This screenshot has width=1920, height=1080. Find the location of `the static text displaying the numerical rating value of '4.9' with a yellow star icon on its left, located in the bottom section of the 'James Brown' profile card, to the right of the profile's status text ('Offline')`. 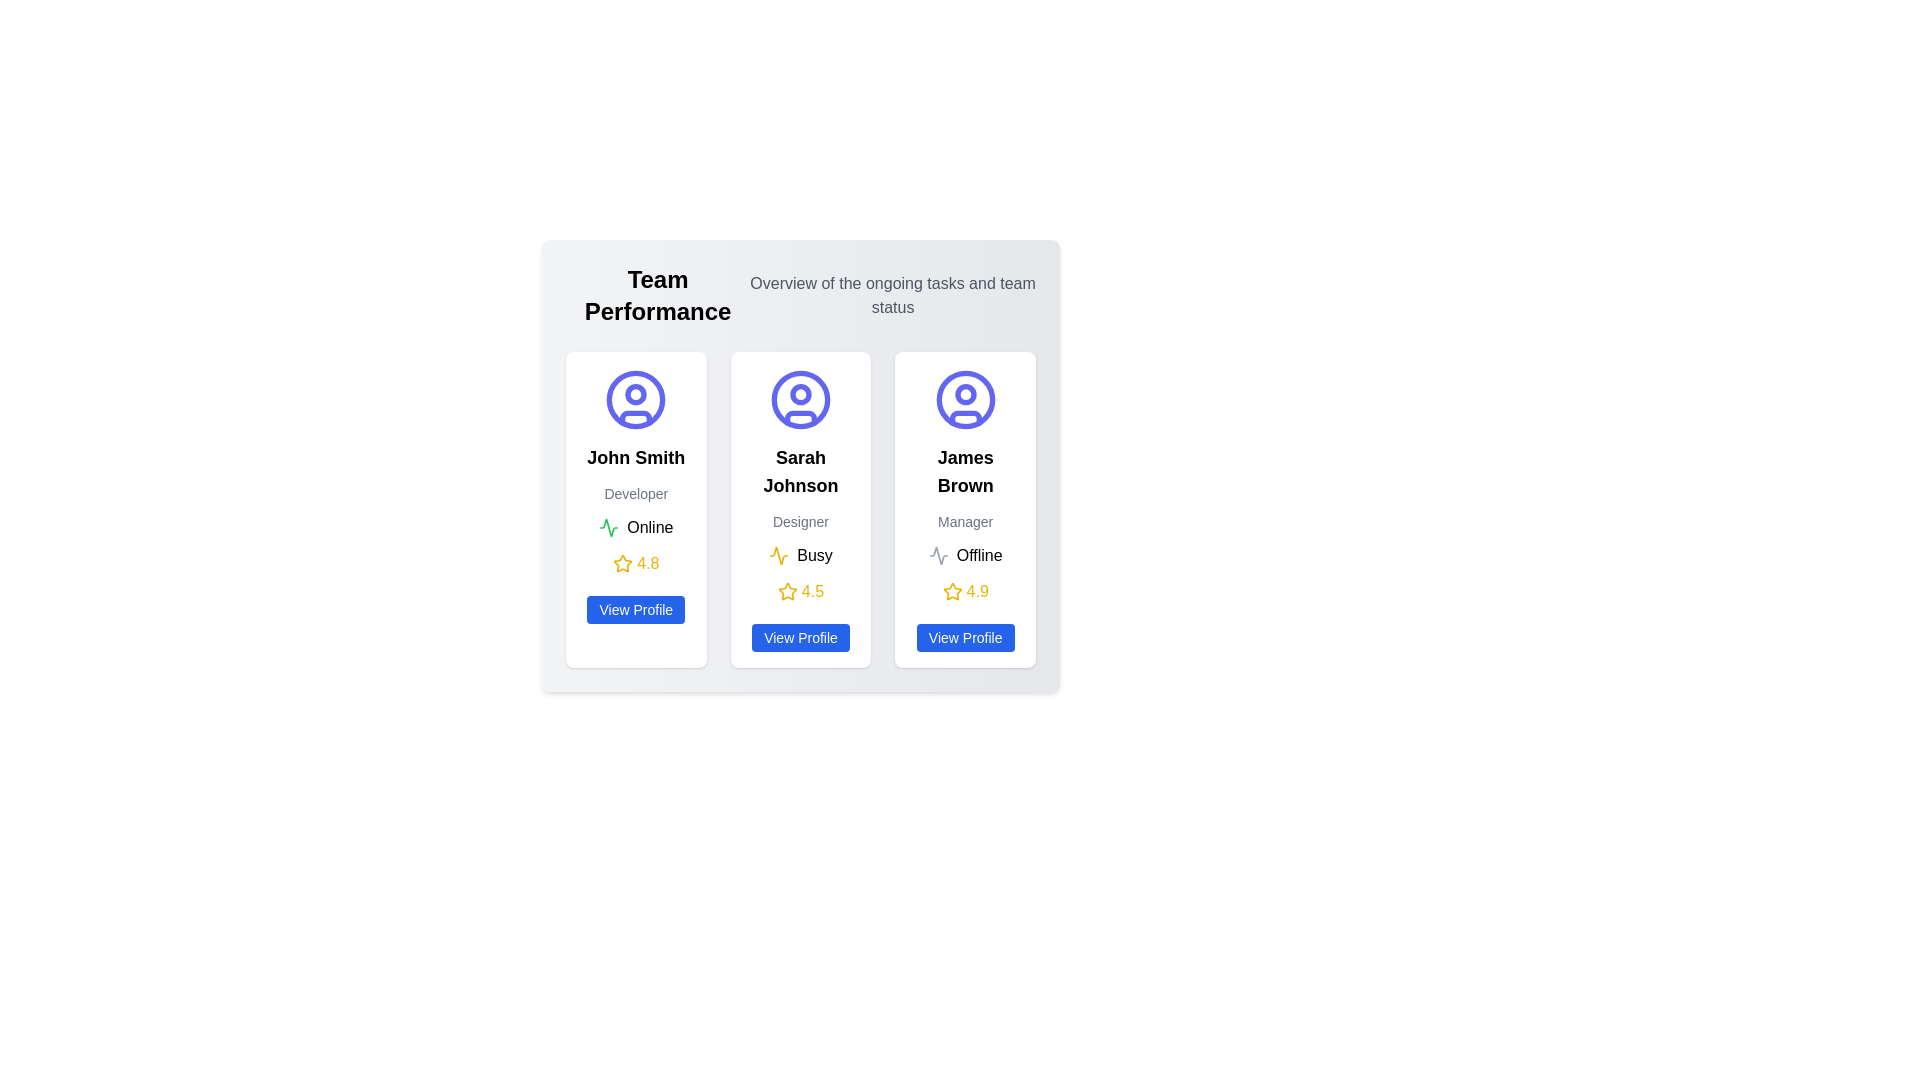

the static text displaying the numerical rating value of '4.9' with a yellow star icon on its left, located in the bottom section of the 'James Brown' profile card, to the right of the profile's status text ('Offline') is located at coordinates (965, 590).